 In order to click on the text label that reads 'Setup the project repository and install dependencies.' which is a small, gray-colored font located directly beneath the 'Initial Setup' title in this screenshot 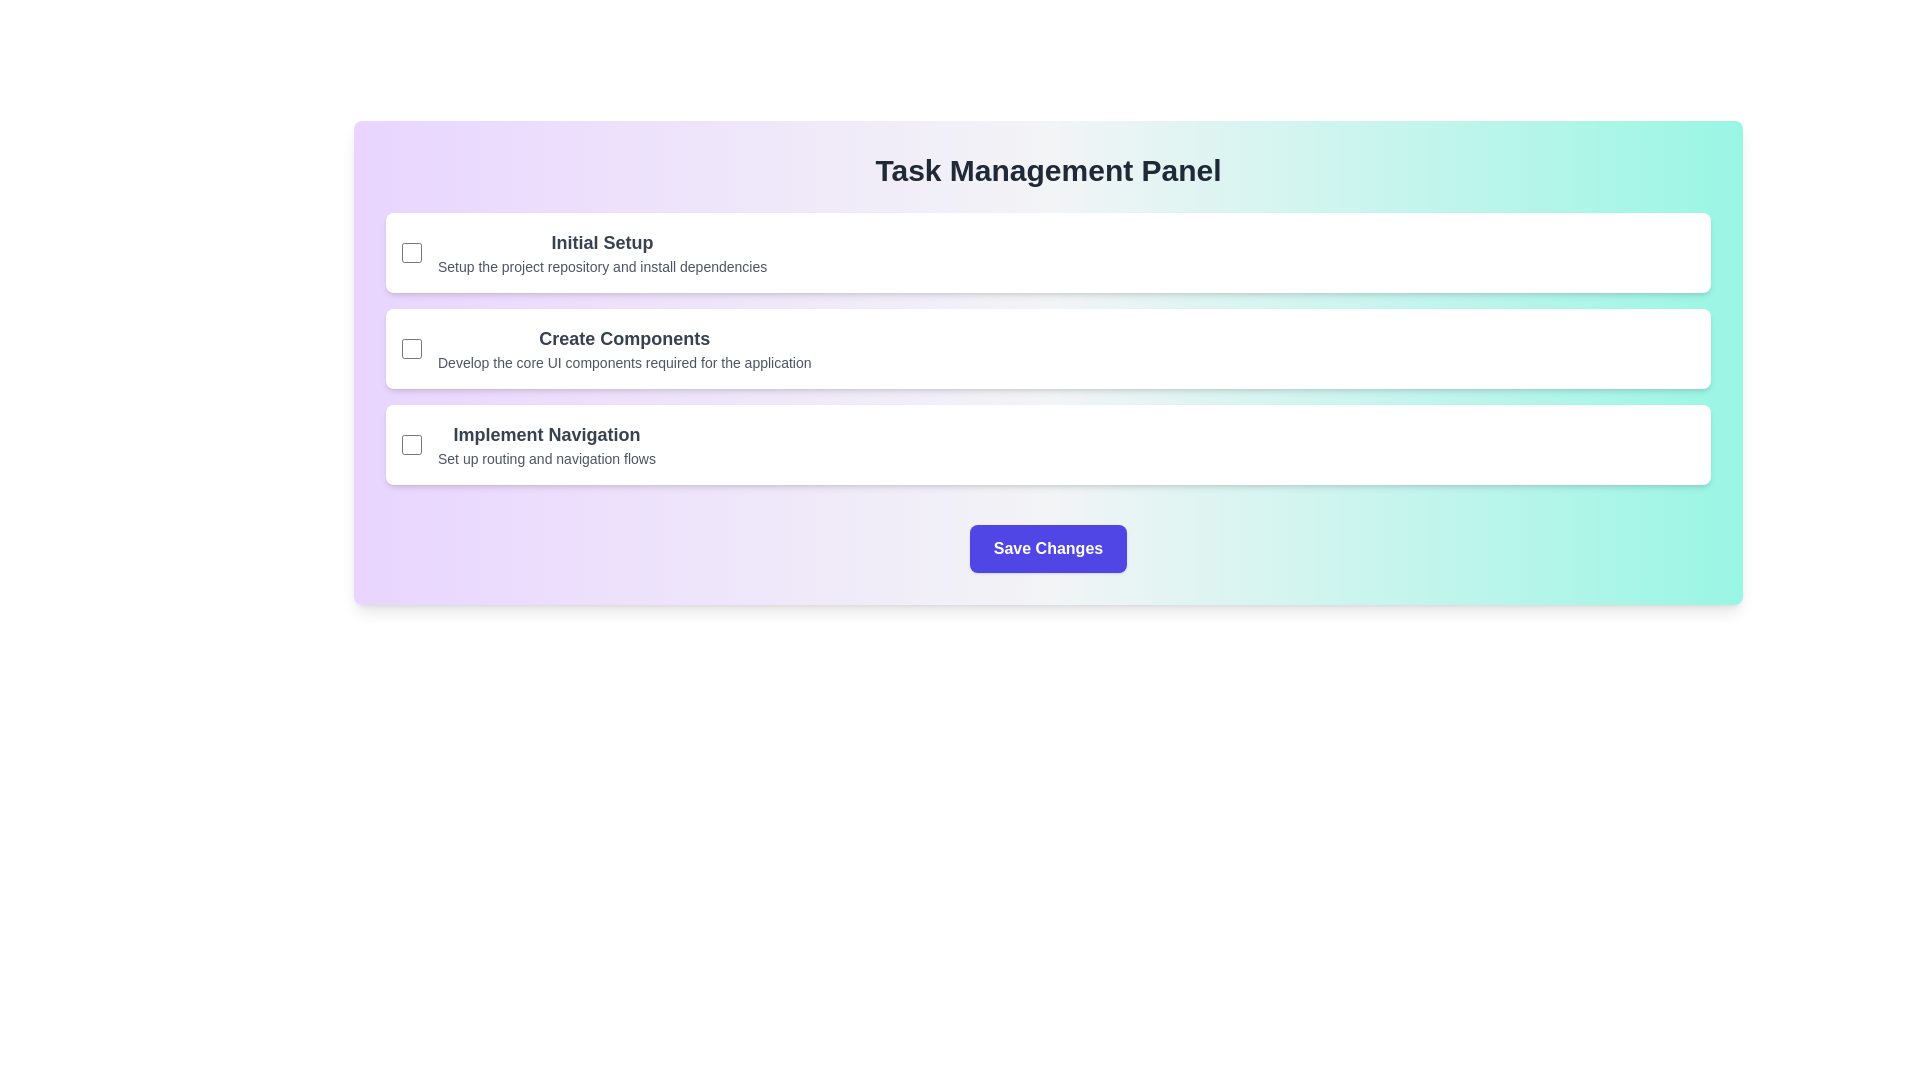, I will do `click(601, 265)`.